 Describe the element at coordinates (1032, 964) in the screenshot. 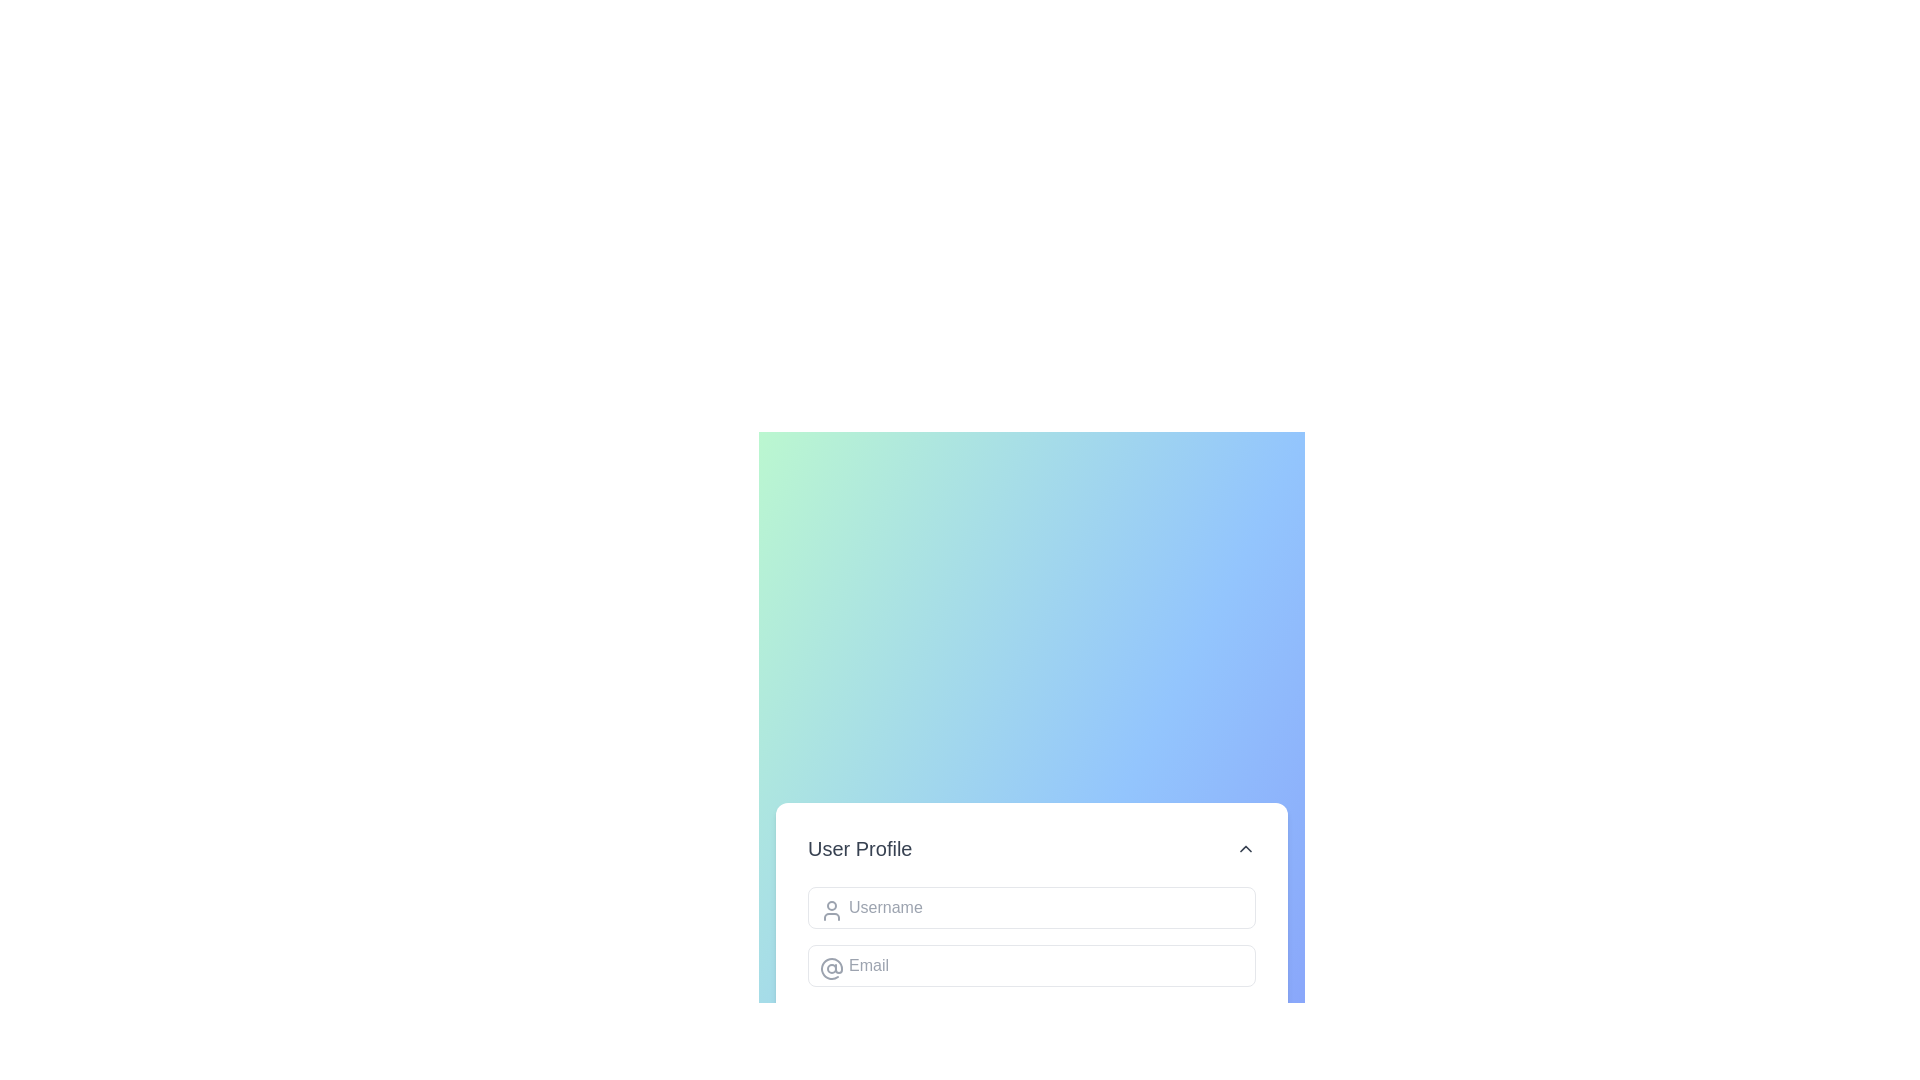

I see `the email input field, which is the second interactive input under the 'User Profile' section` at that location.